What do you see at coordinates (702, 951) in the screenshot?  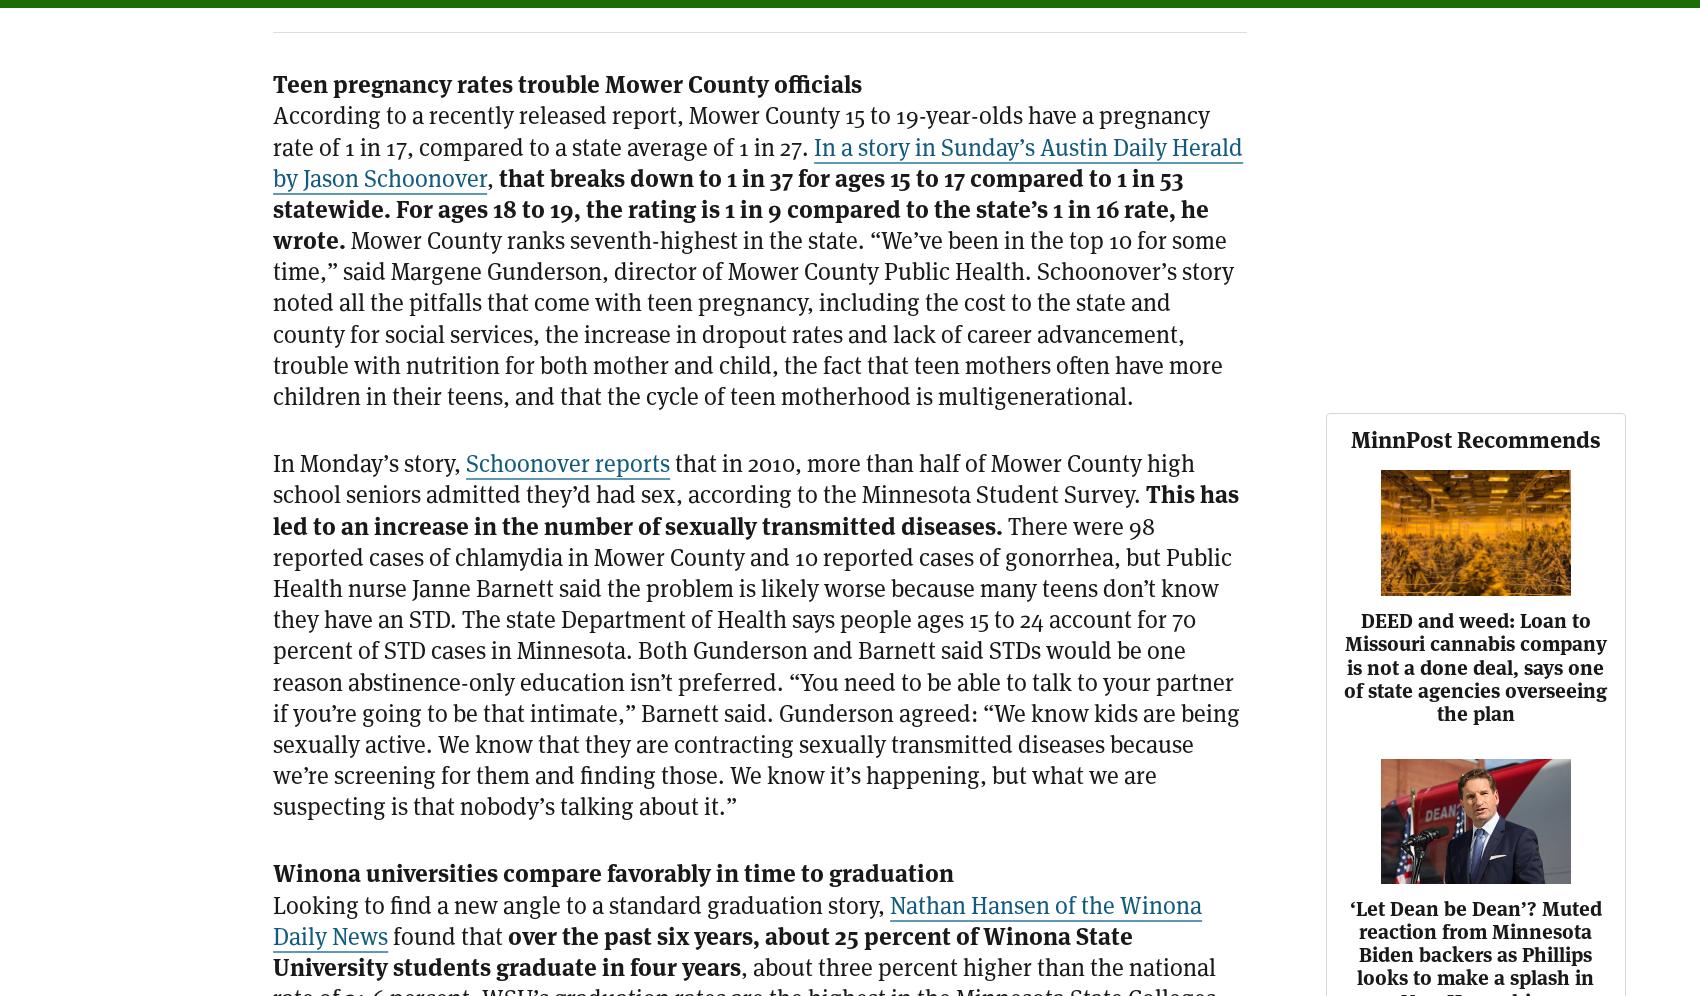 I see `'over the past six years, about 25 percent of Winona State University students graduate in four years'` at bounding box center [702, 951].